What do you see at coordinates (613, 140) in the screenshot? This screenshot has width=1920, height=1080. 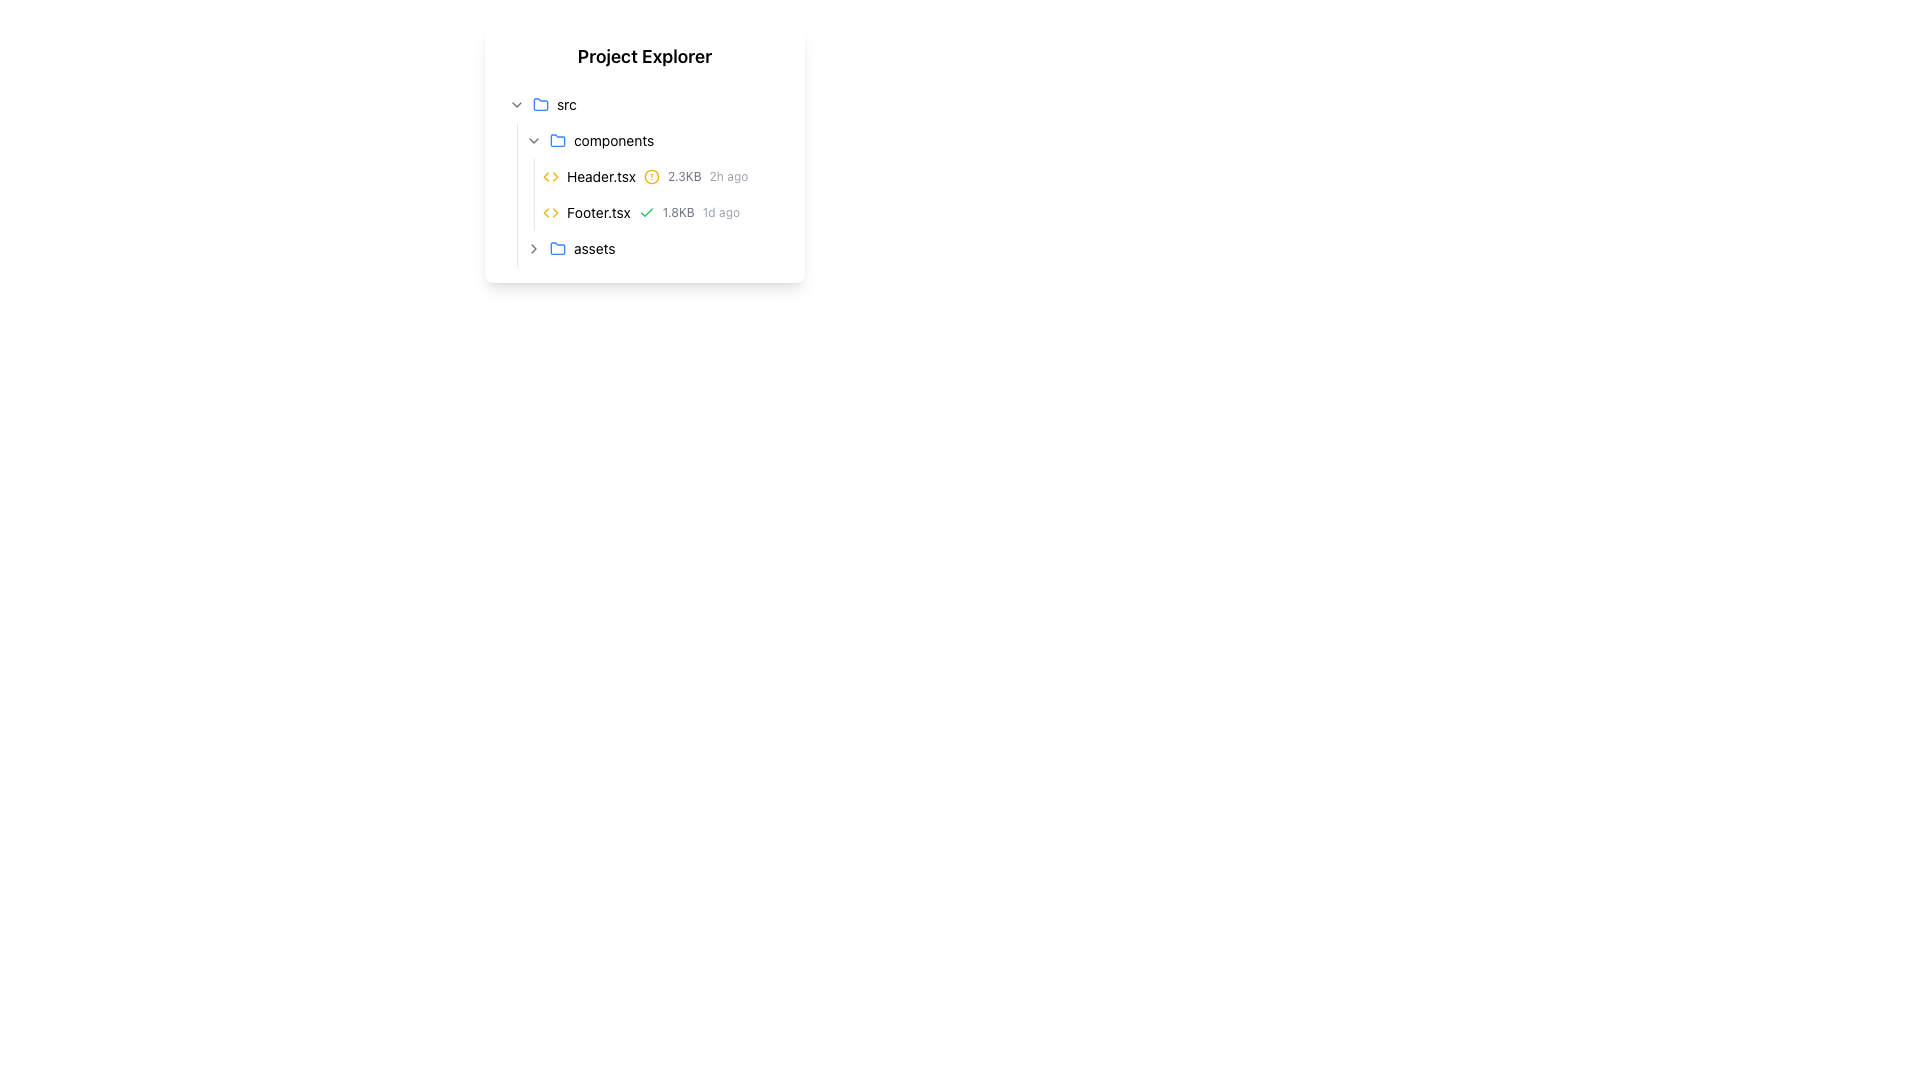 I see `the text label that denotes an expandable or clickable folder in the Project Explorer panel, located to the right of the folder icon` at bounding box center [613, 140].